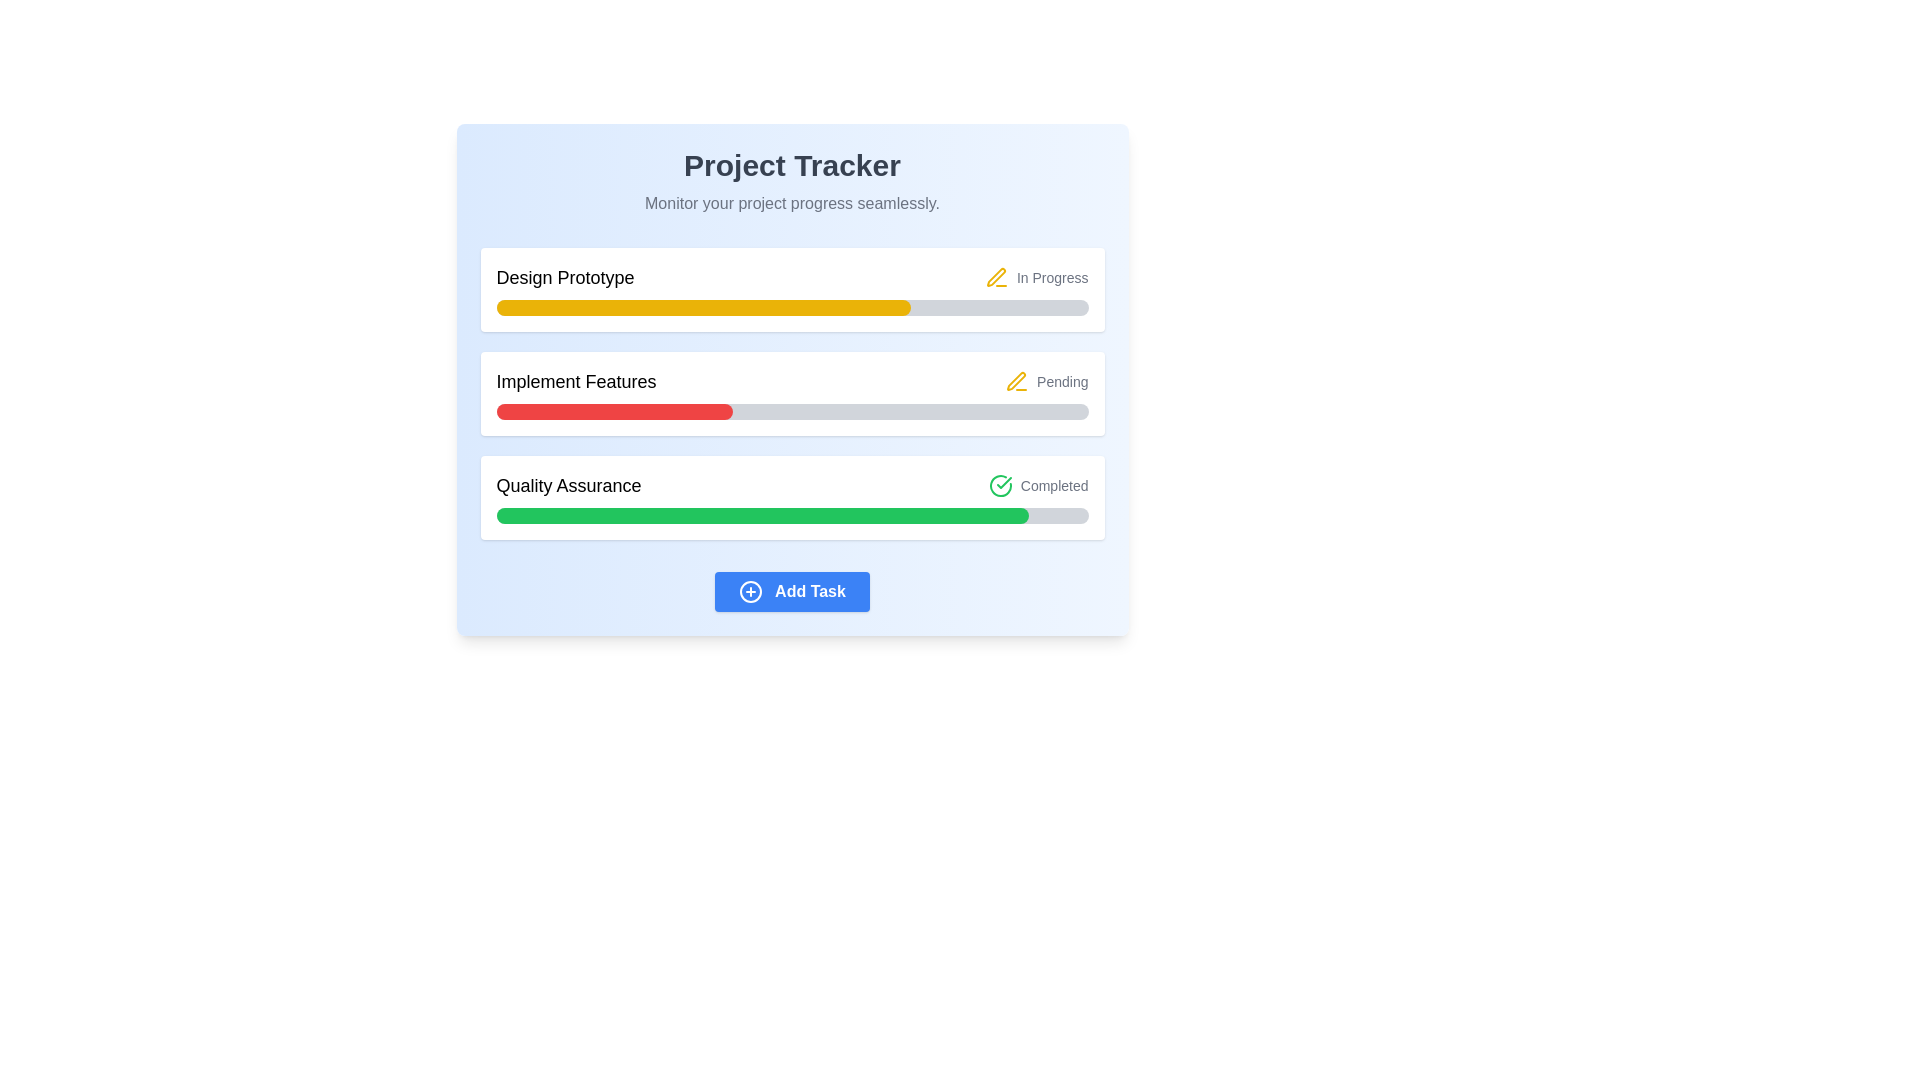  What do you see at coordinates (1061, 381) in the screenshot?
I see `the text label displaying 'Pending', which is styled with a gray font color and located to the right of a yellow pen icon in the 'Implement Features' section of the project tracker interface` at bounding box center [1061, 381].